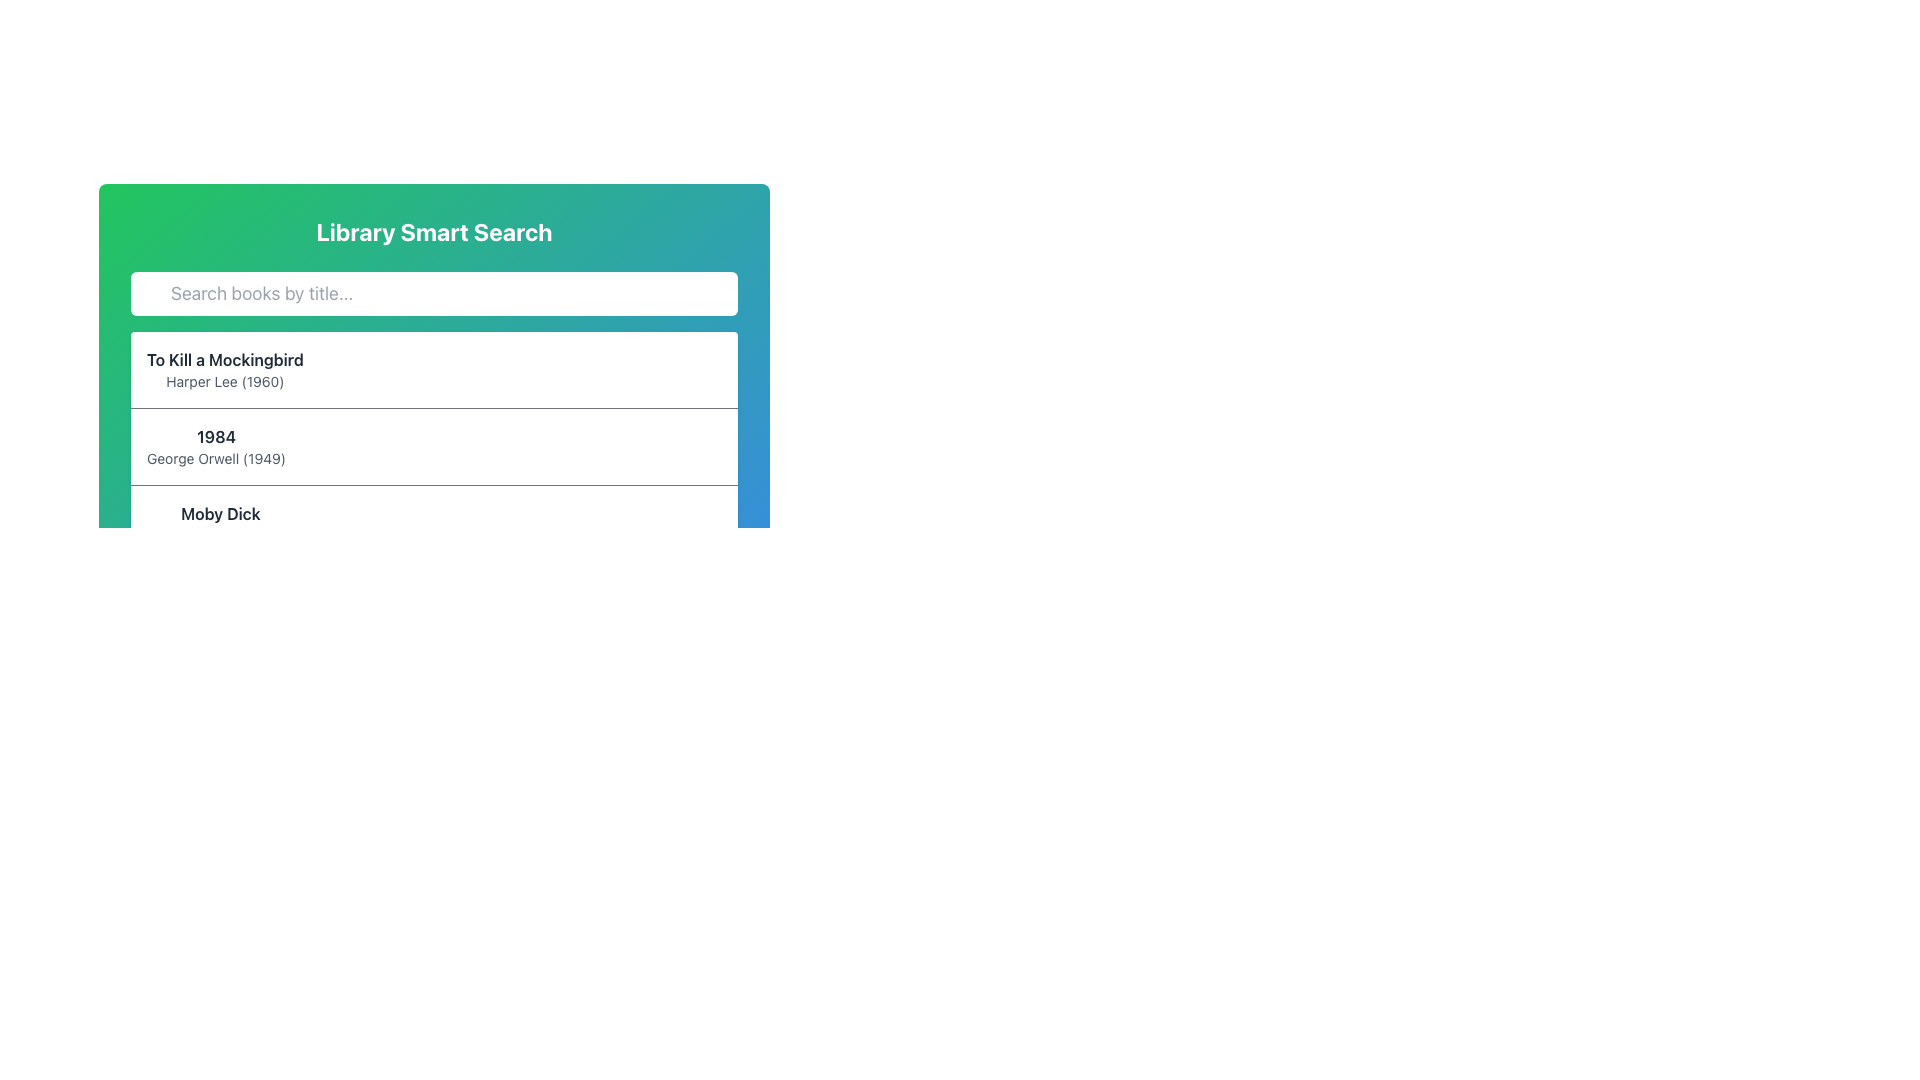 This screenshot has width=1920, height=1080. What do you see at coordinates (216, 459) in the screenshot?
I see `attribution information text label located underneath the title '1984', which includes the author's name and year of publication` at bounding box center [216, 459].